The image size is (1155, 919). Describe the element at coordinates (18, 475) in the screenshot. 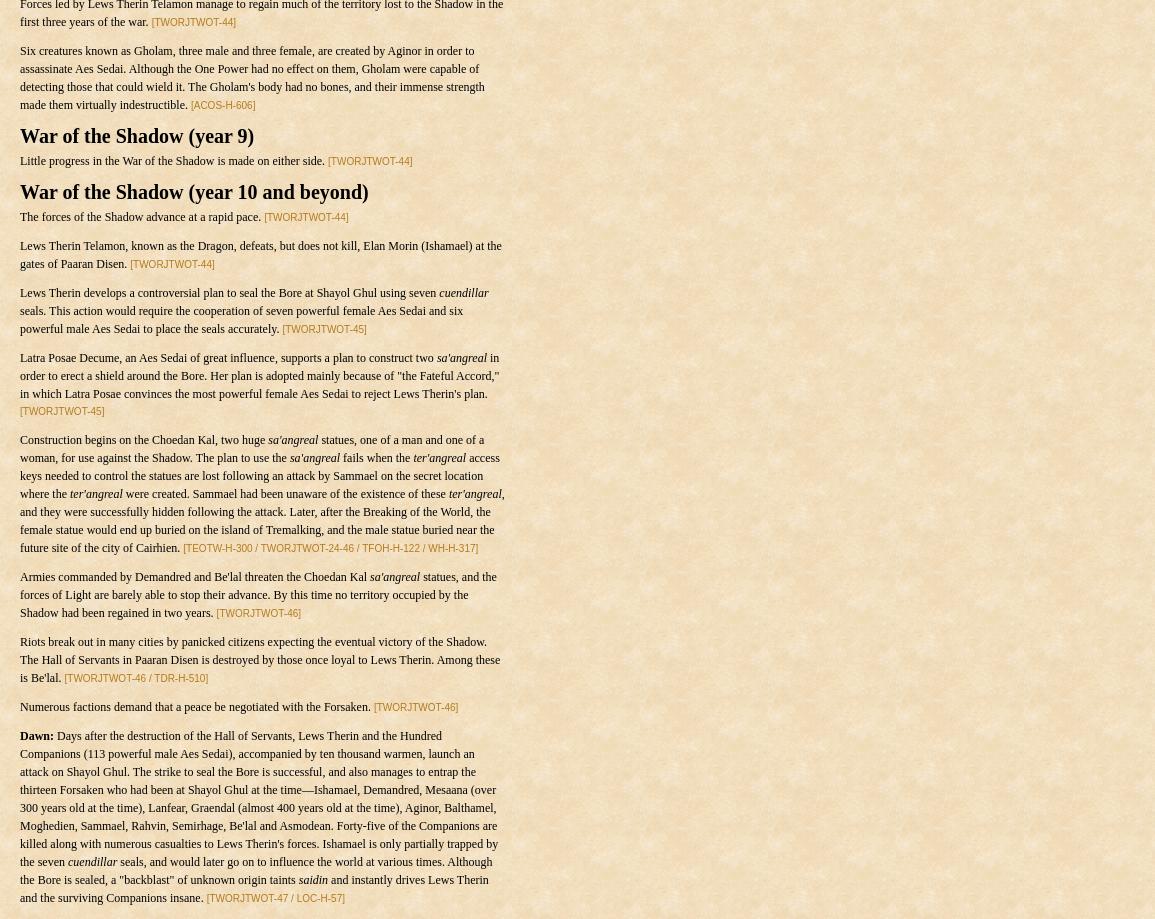

I see `'access keys needed to control the statues are lost following an attack by Sammael on the secret location where the'` at that location.